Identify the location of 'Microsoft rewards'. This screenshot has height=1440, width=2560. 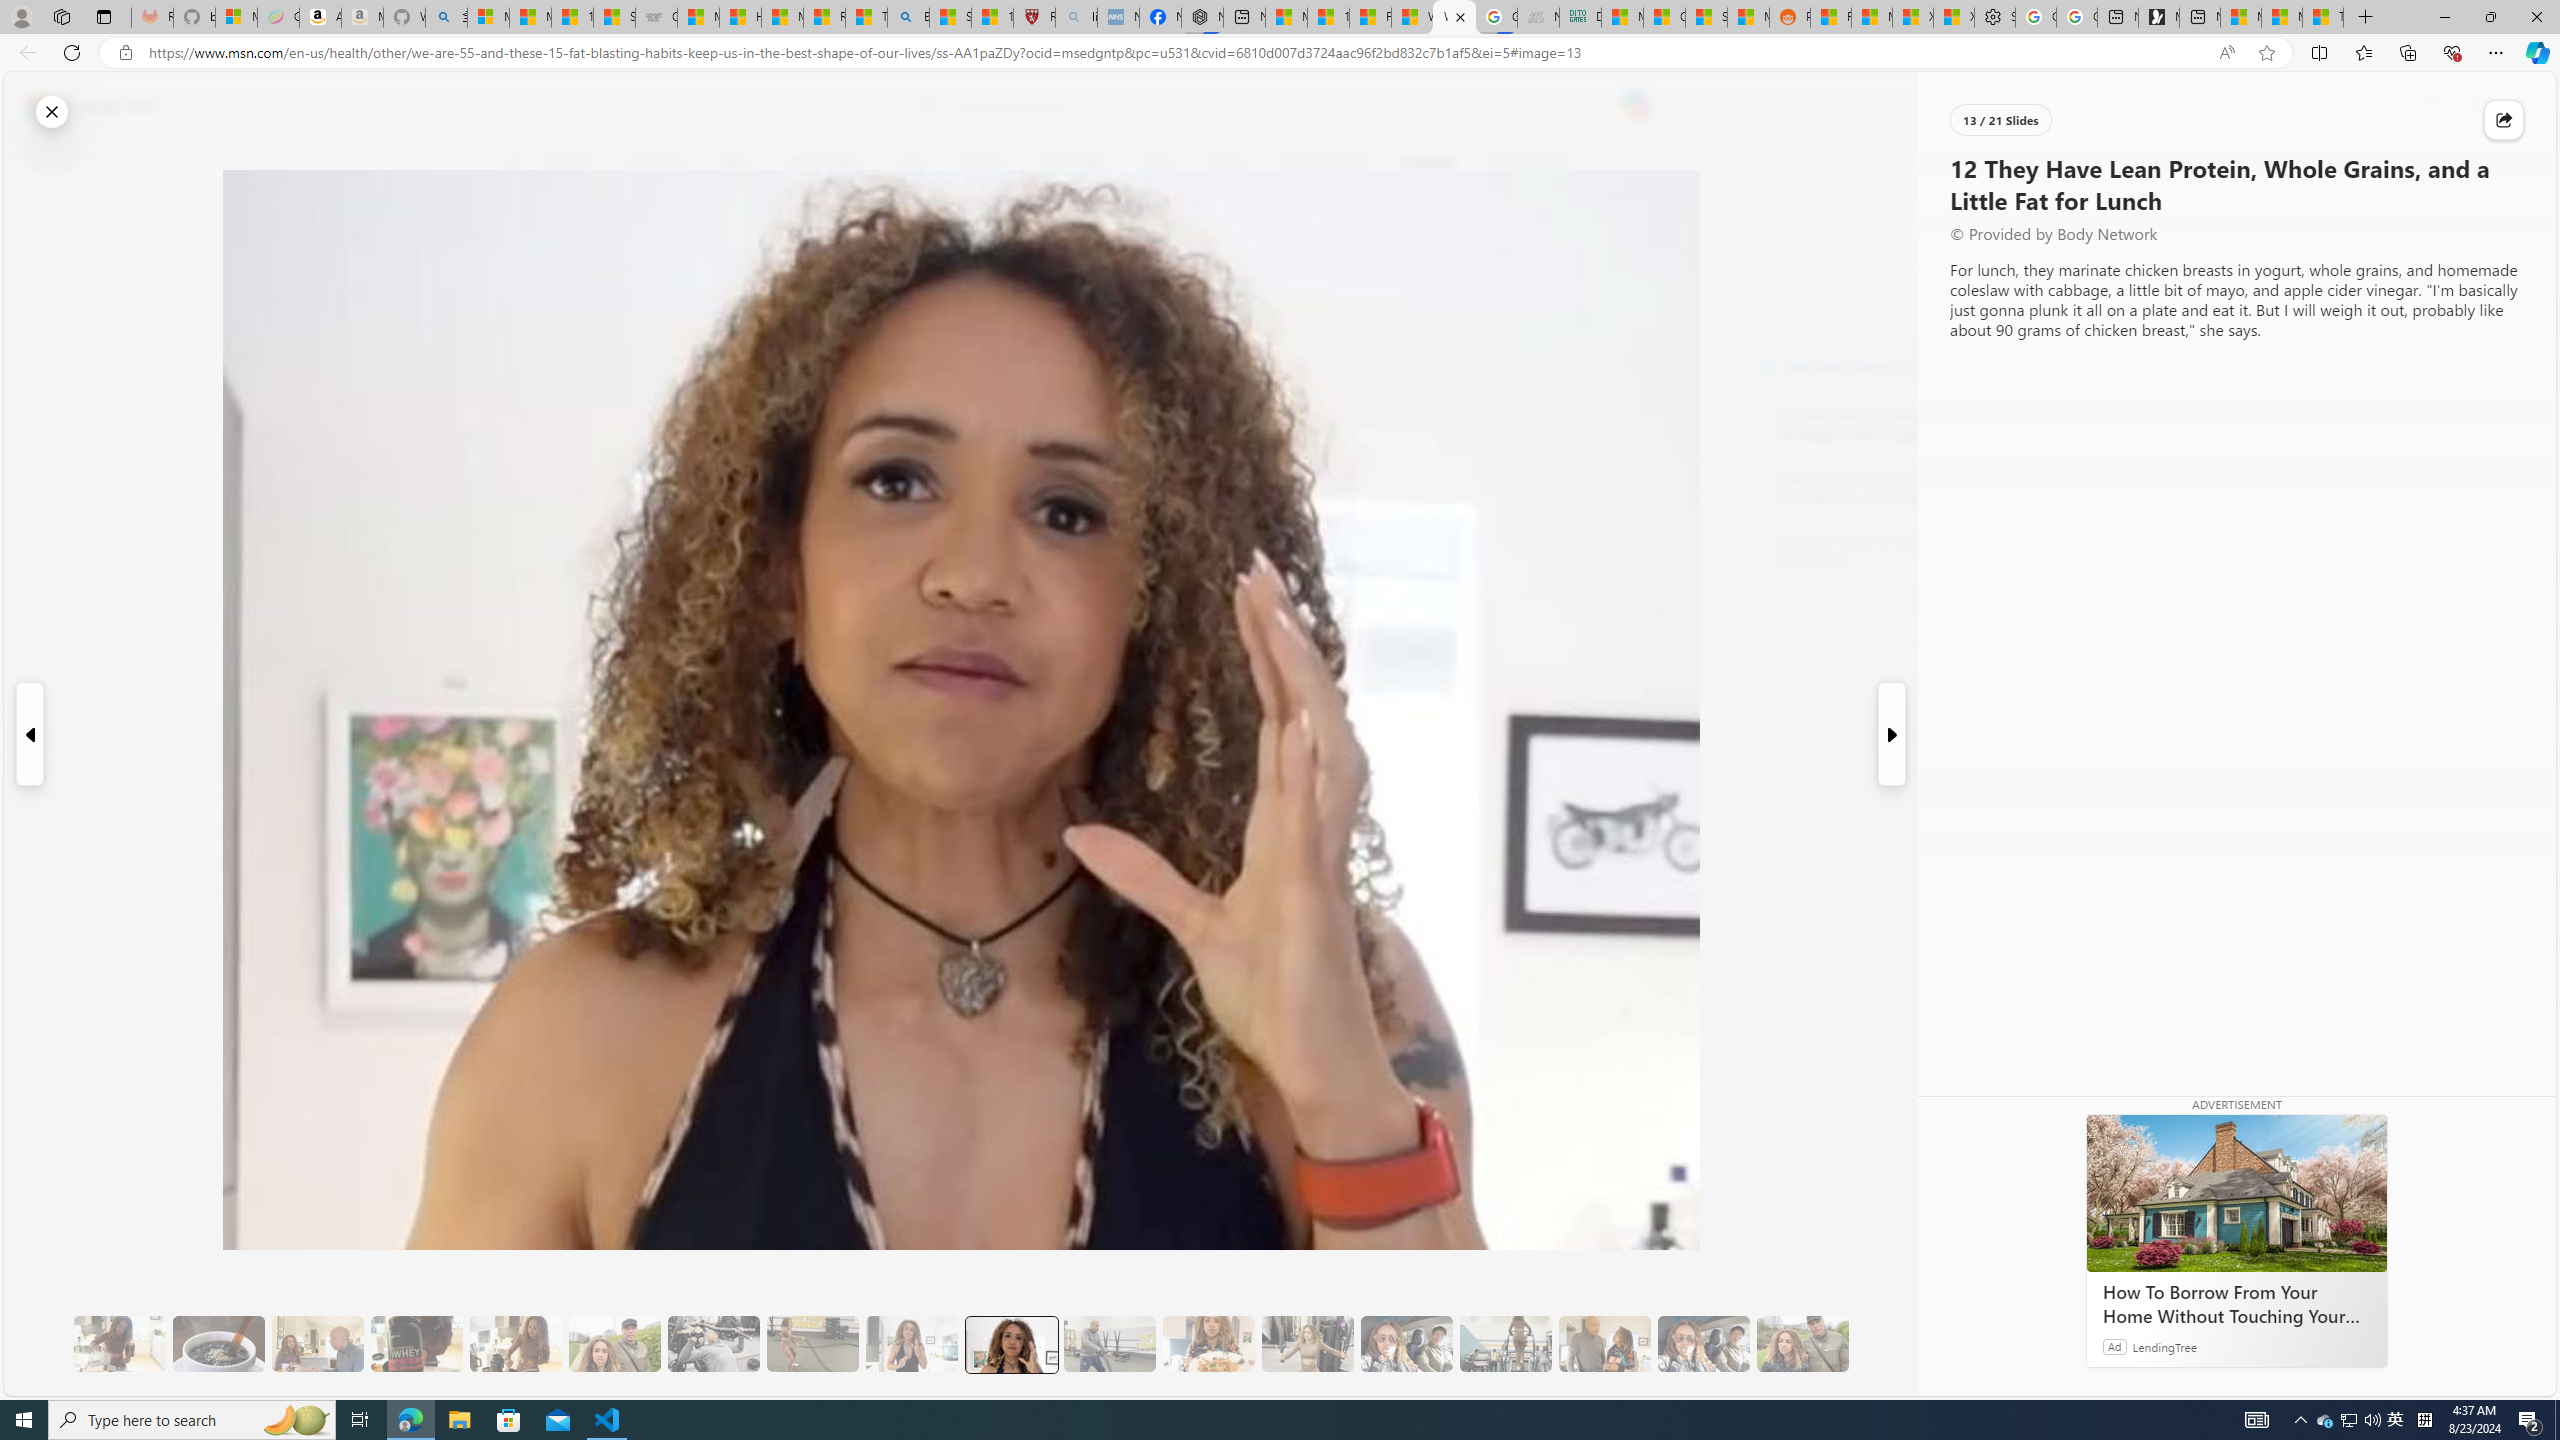
(2431, 106).